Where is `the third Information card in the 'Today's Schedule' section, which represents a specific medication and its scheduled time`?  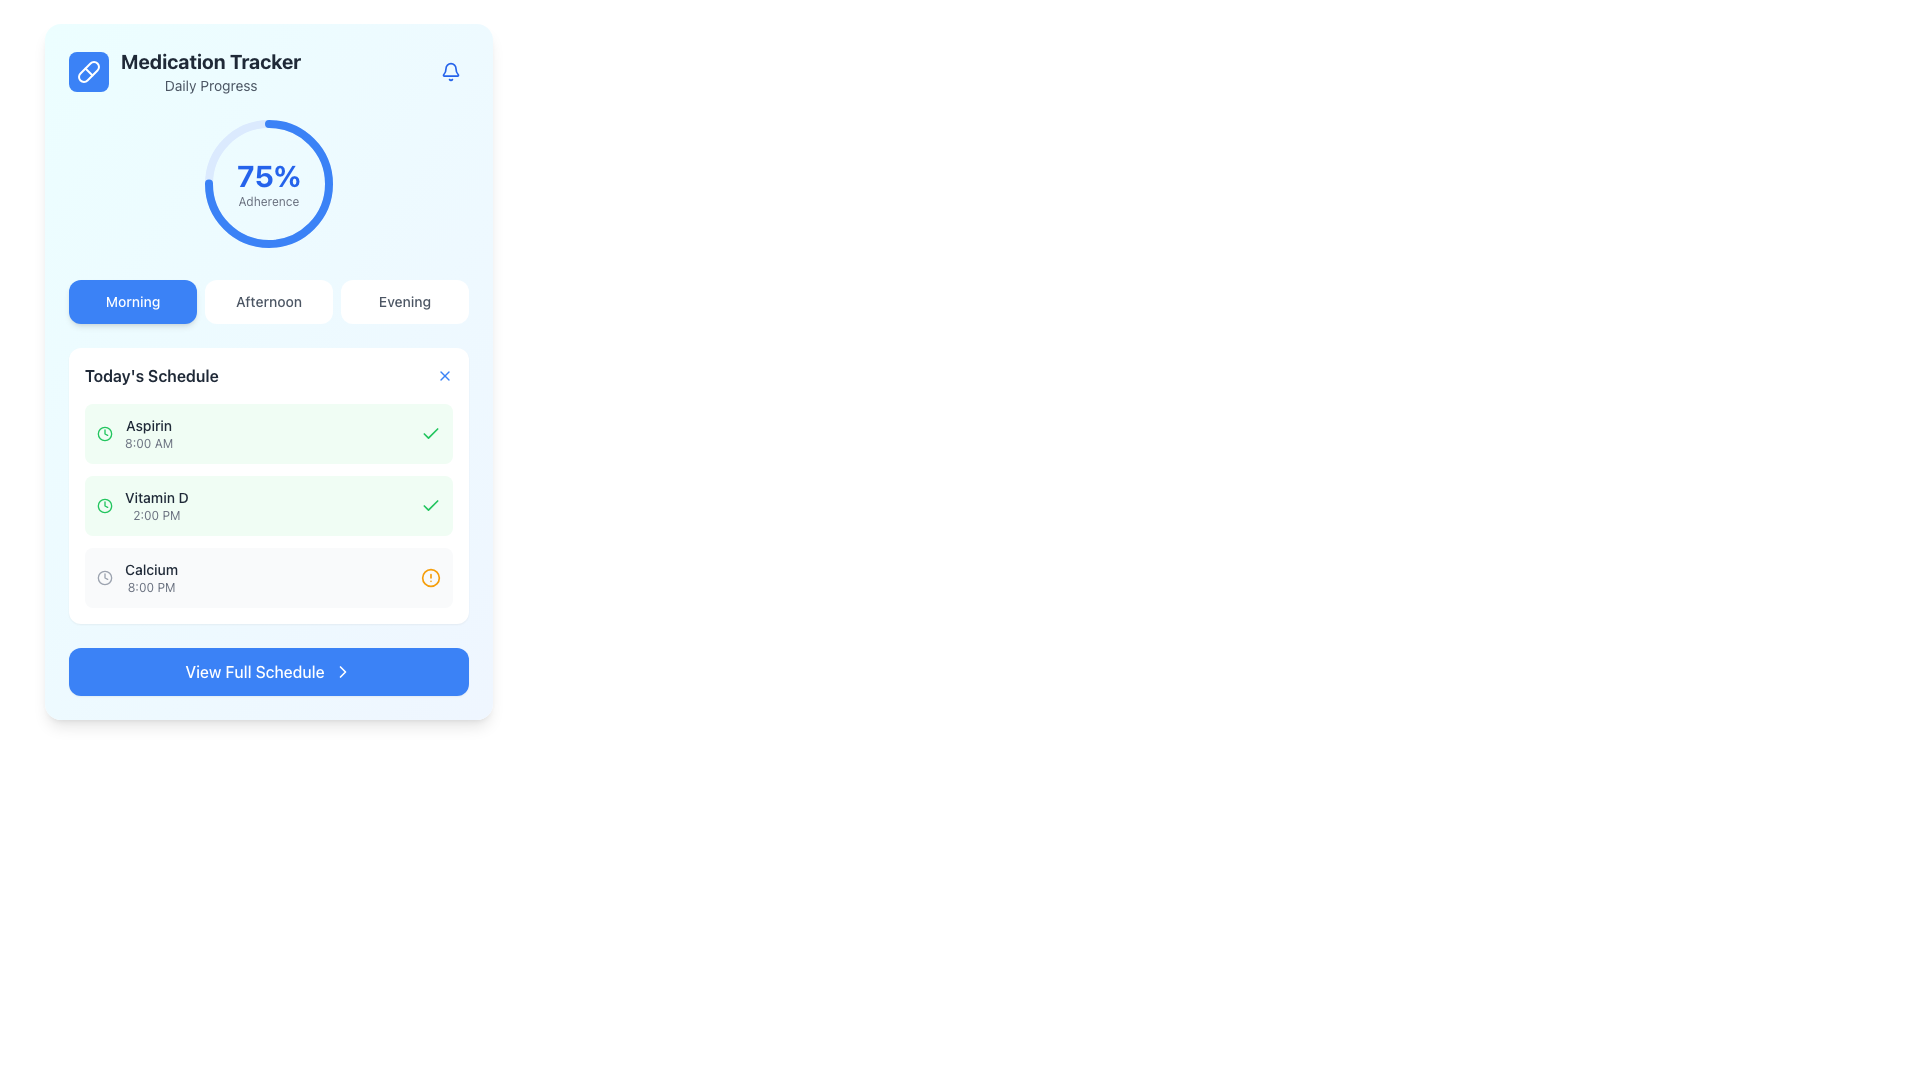
the third Information card in the 'Today's Schedule' section, which represents a specific medication and its scheduled time is located at coordinates (267, 578).